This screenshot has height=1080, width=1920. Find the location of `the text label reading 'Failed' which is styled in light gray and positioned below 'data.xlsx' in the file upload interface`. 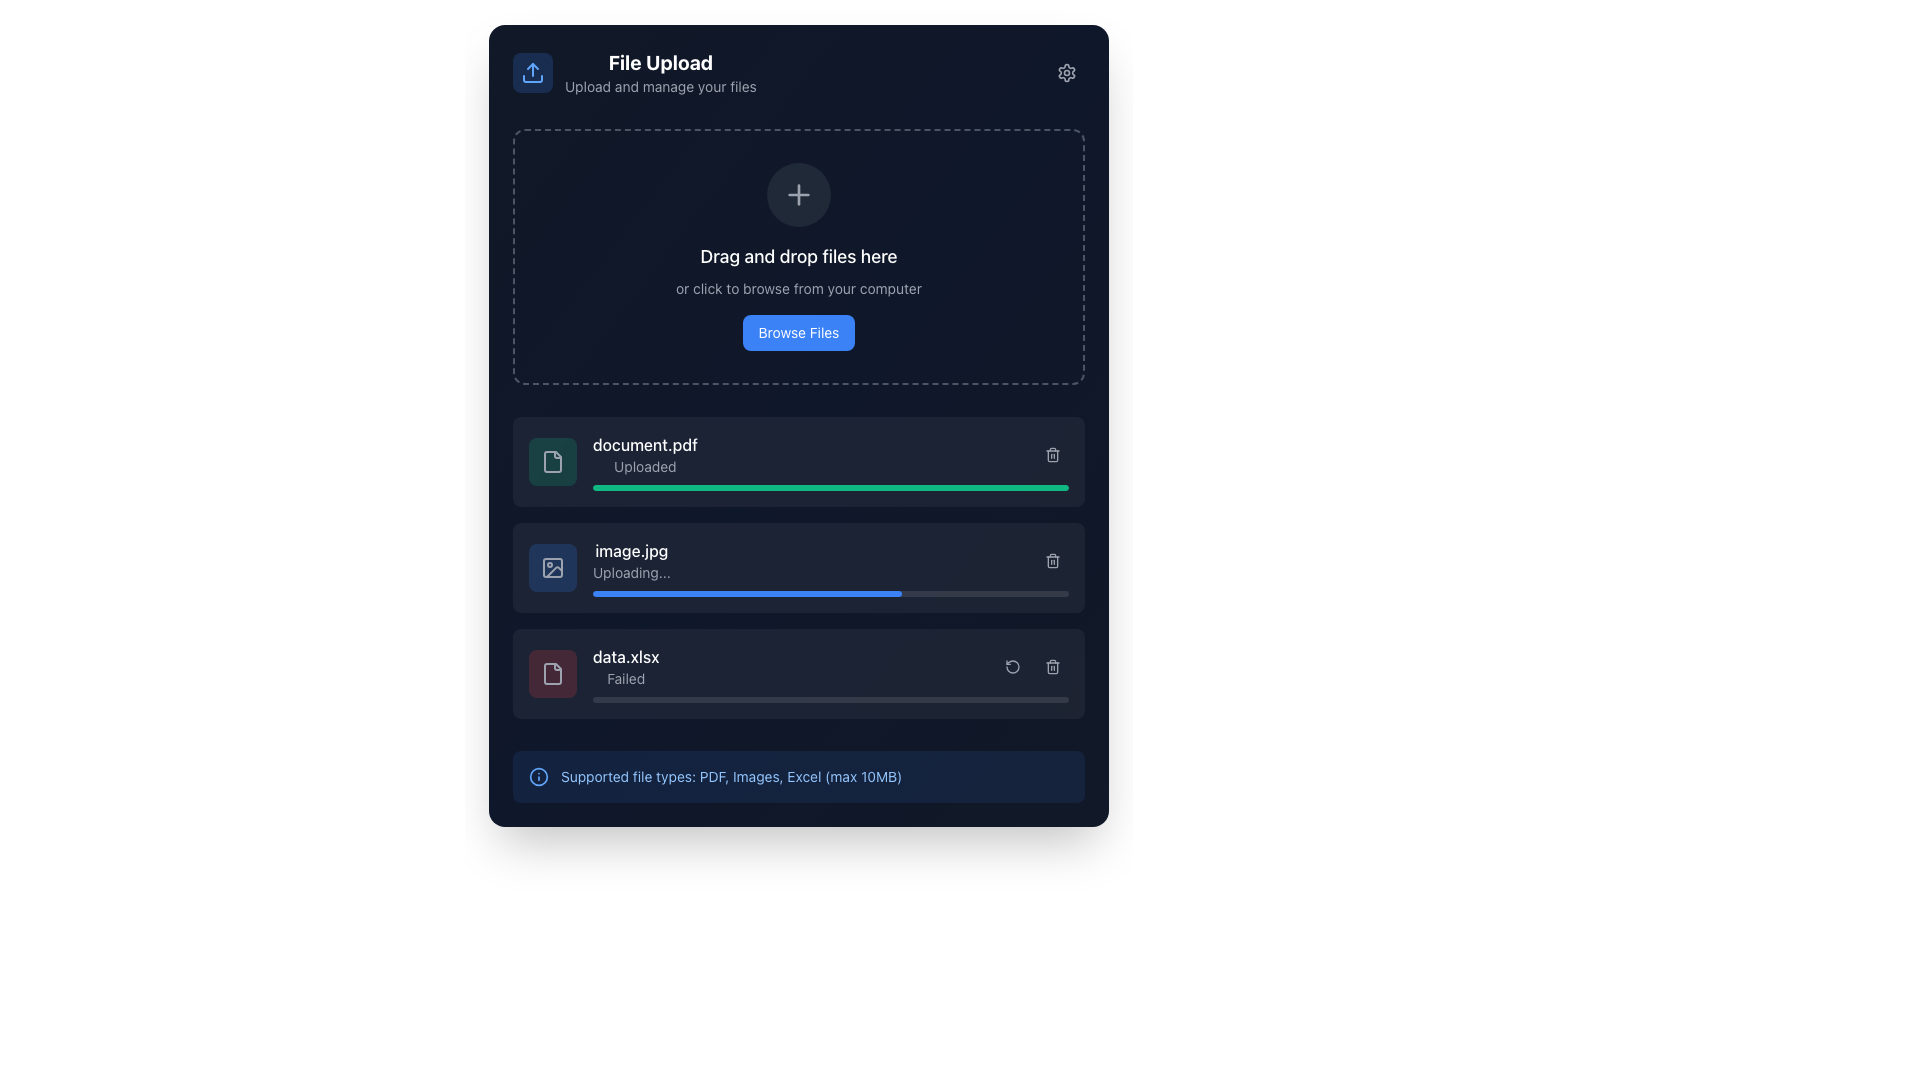

the text label reading 'Failed' which is styled in light gray and positioned below 'data.xlsx' in the file upload interface is located at coordinates (625, 677).